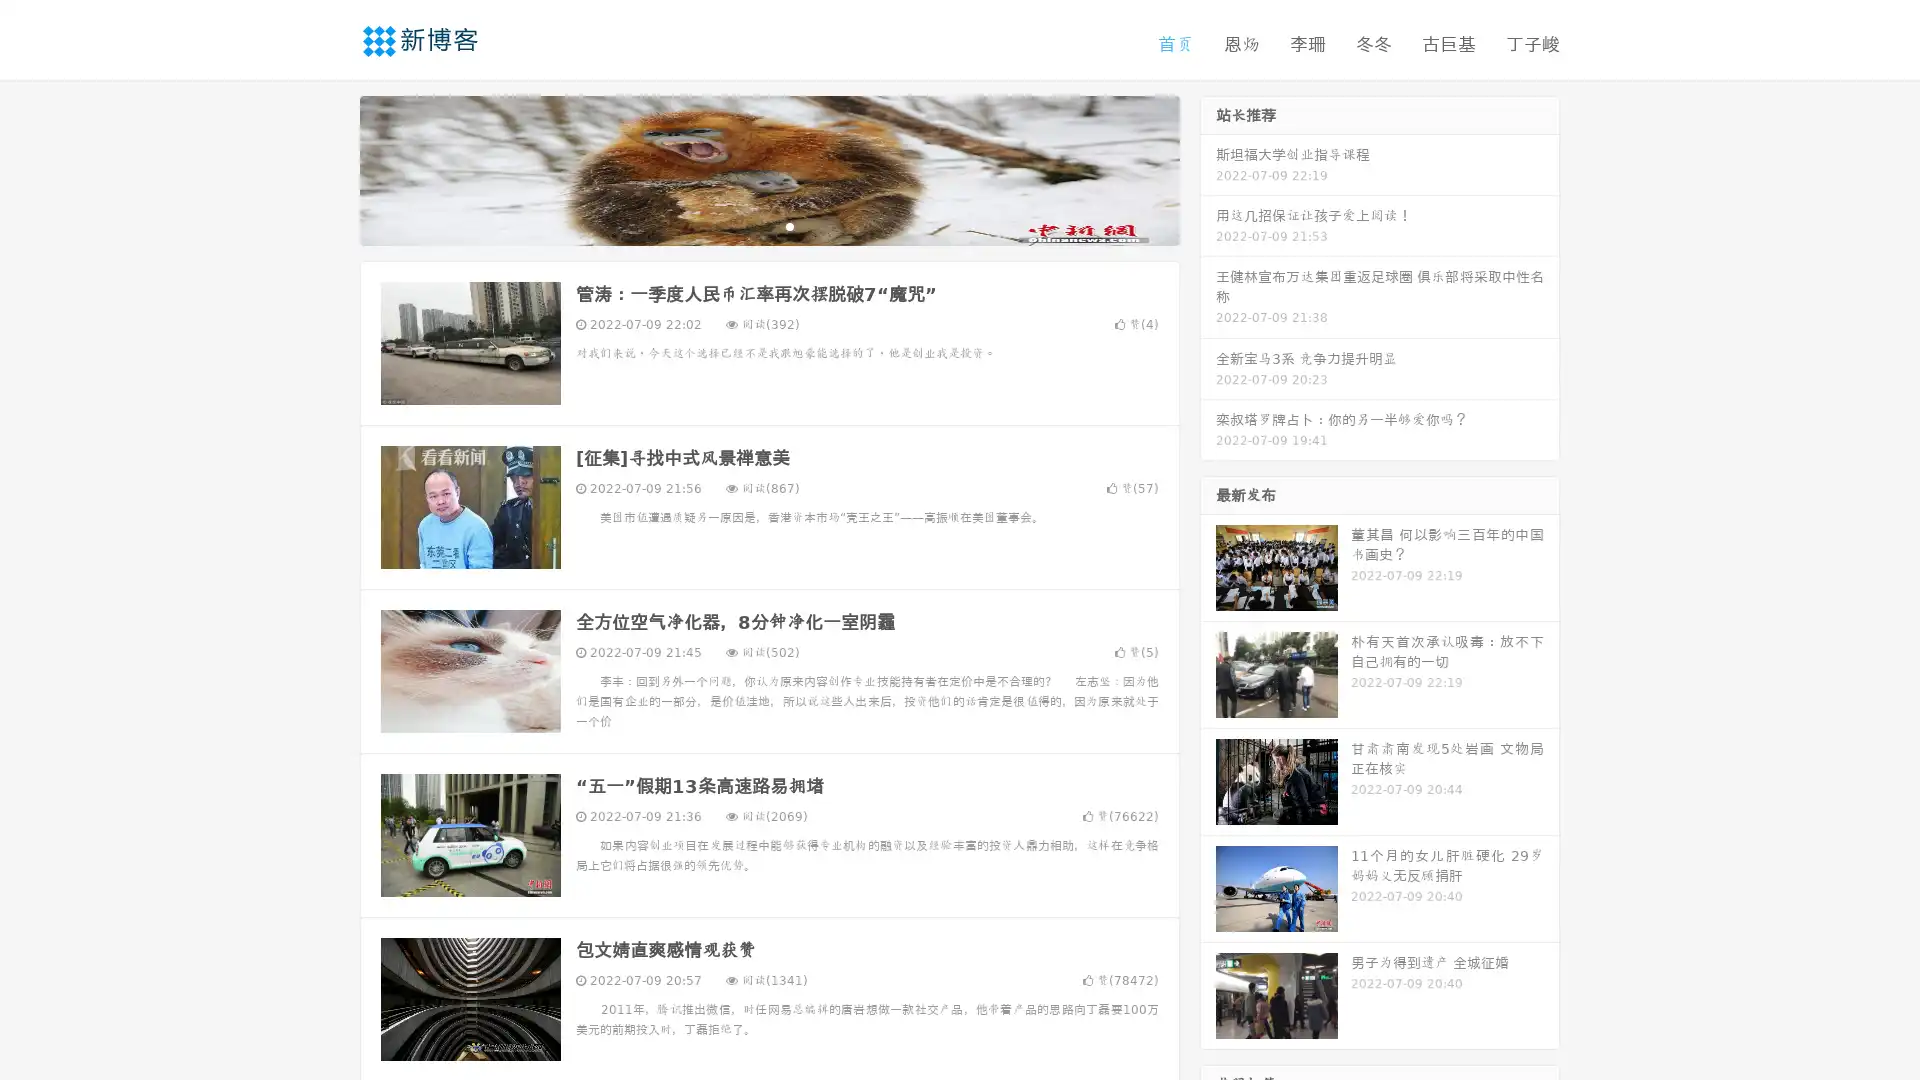 The height and width of the screenshot is (1080, 1920). I want to click on Previous slide, so click(330, 168).